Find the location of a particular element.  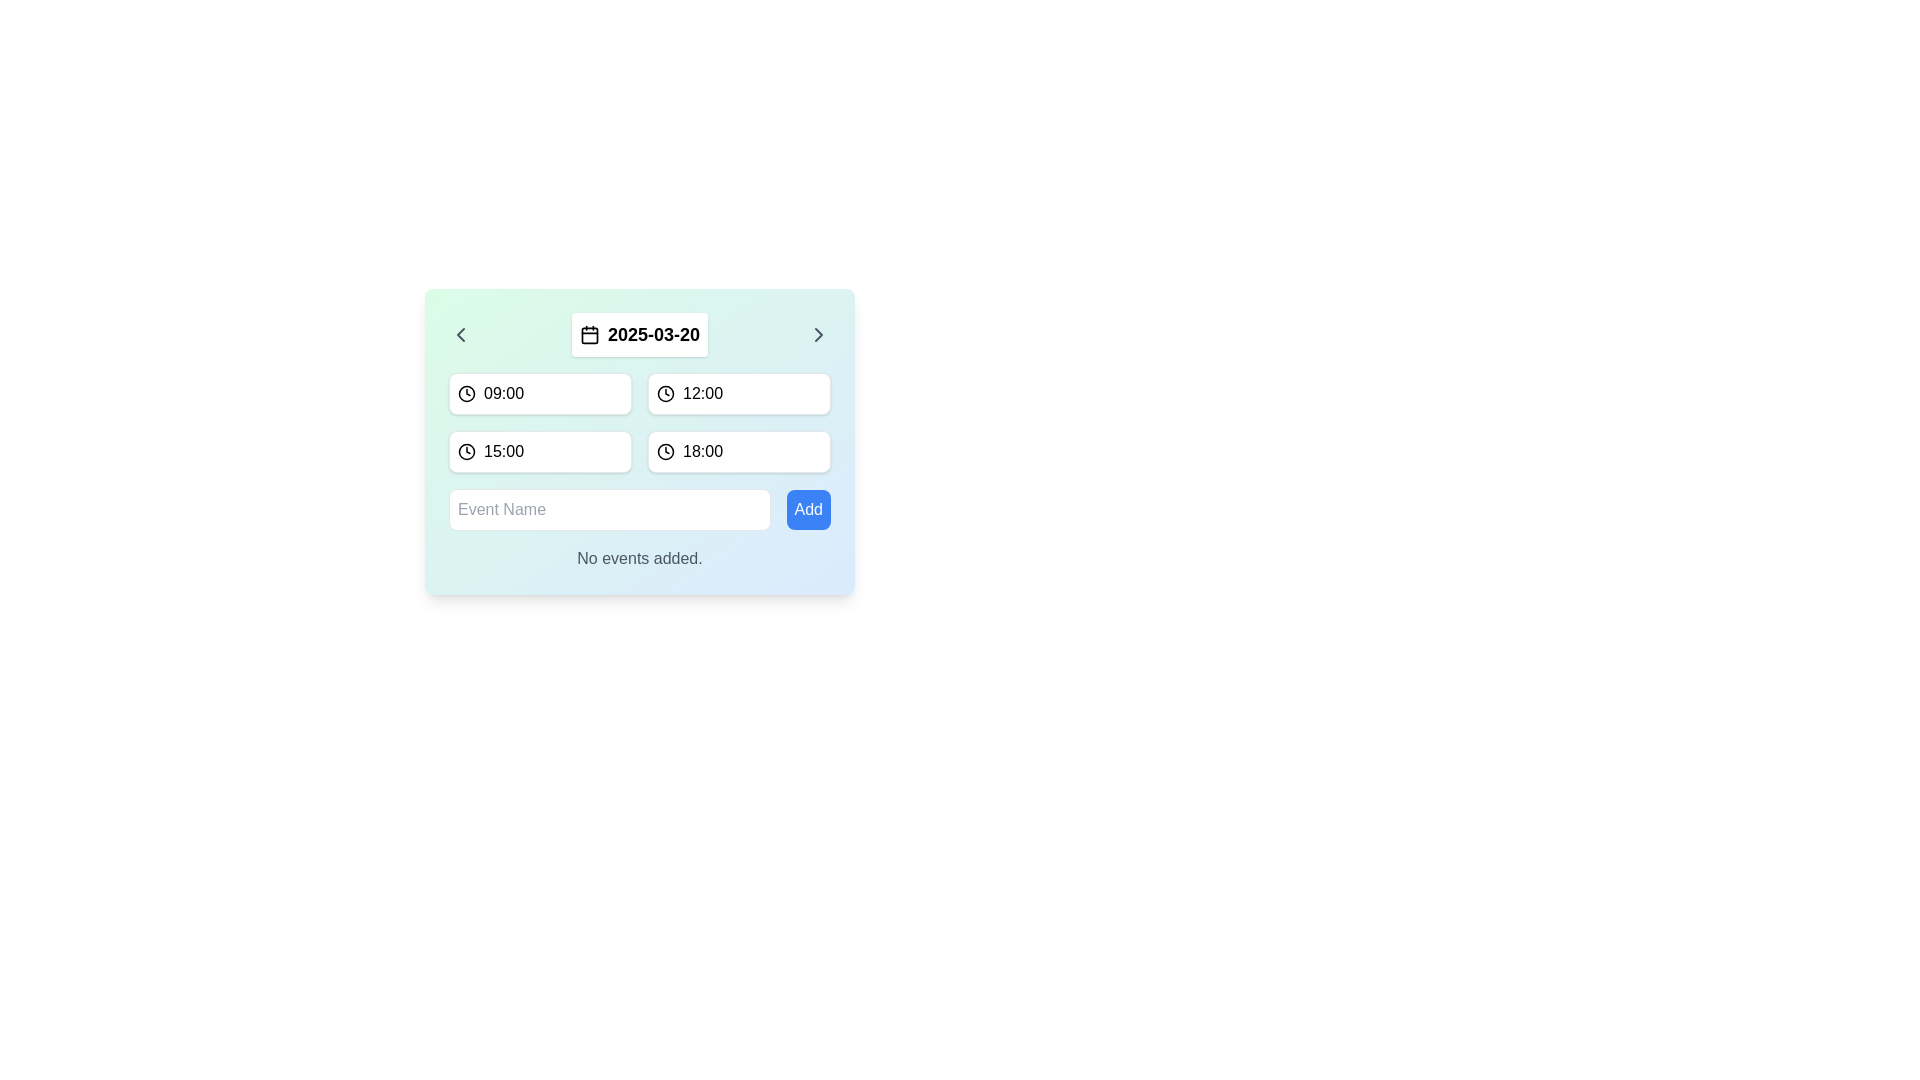

the bold text label displaying the date '2025-03-20', which is located in a small white rectangular block with rounded corners in the top-middle section of the interface is located at coordinates (653, 334).